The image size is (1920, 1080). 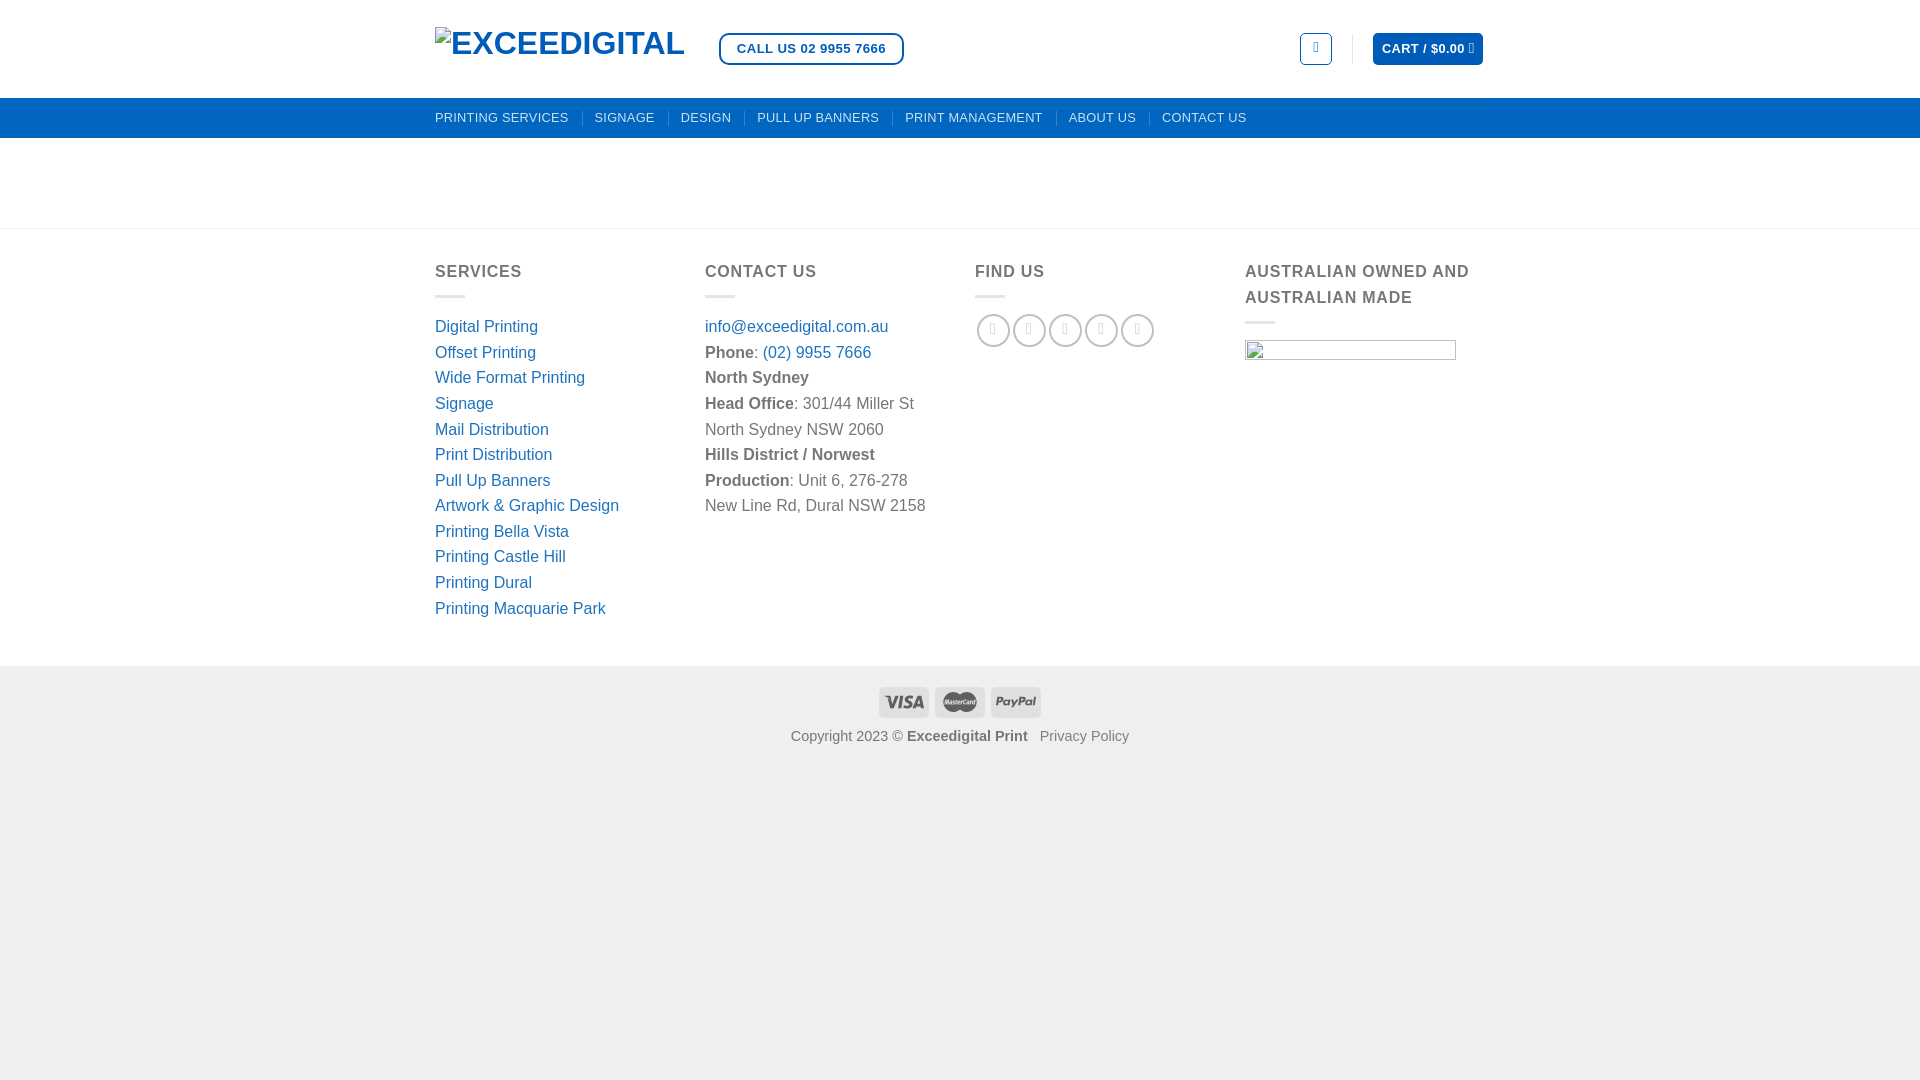 What do you see at coordinates (560, 48) in the screenshot?
I see `'Exceedigital - Printing Shop in North Sydney'` at bounding box center [560, 48].